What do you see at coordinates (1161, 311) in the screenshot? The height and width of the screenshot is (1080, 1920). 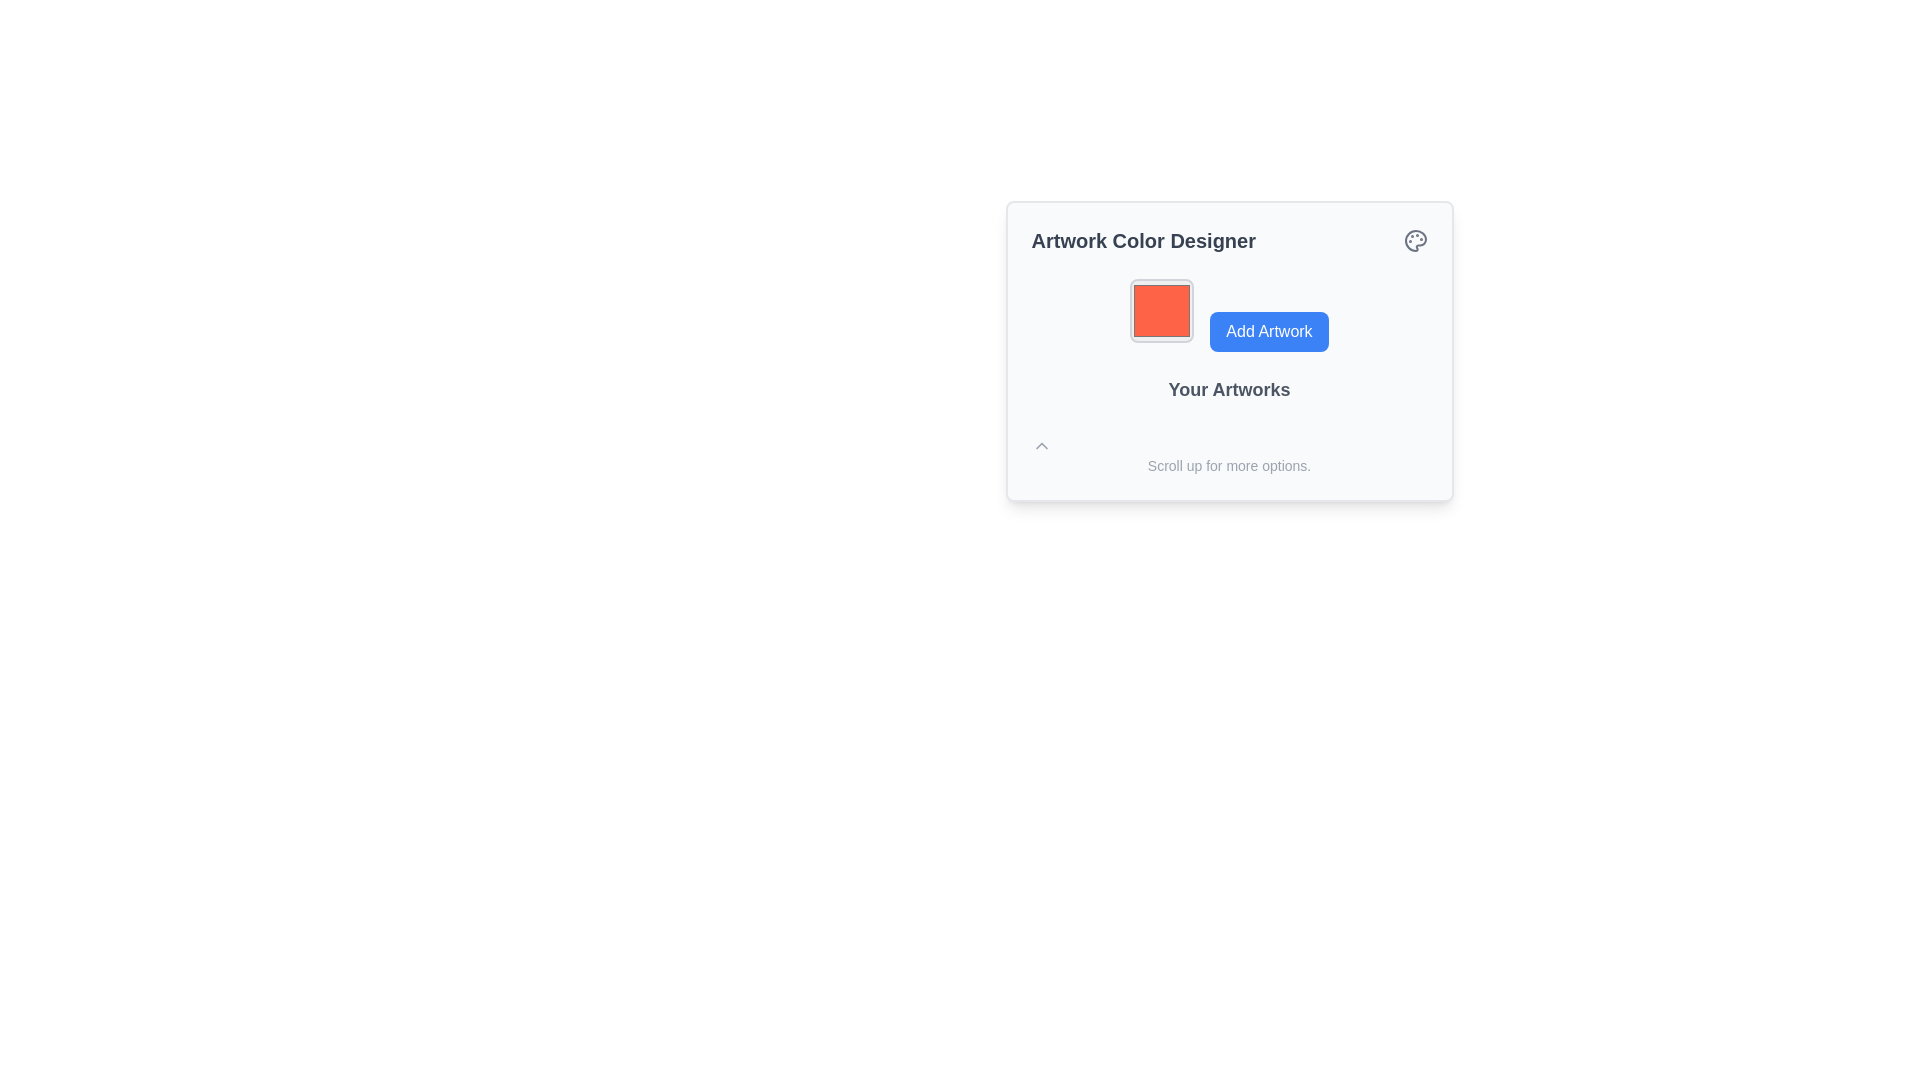 I see `on the color picker located in the 'Add Artwork' section` at bounding box center [1161, 311].